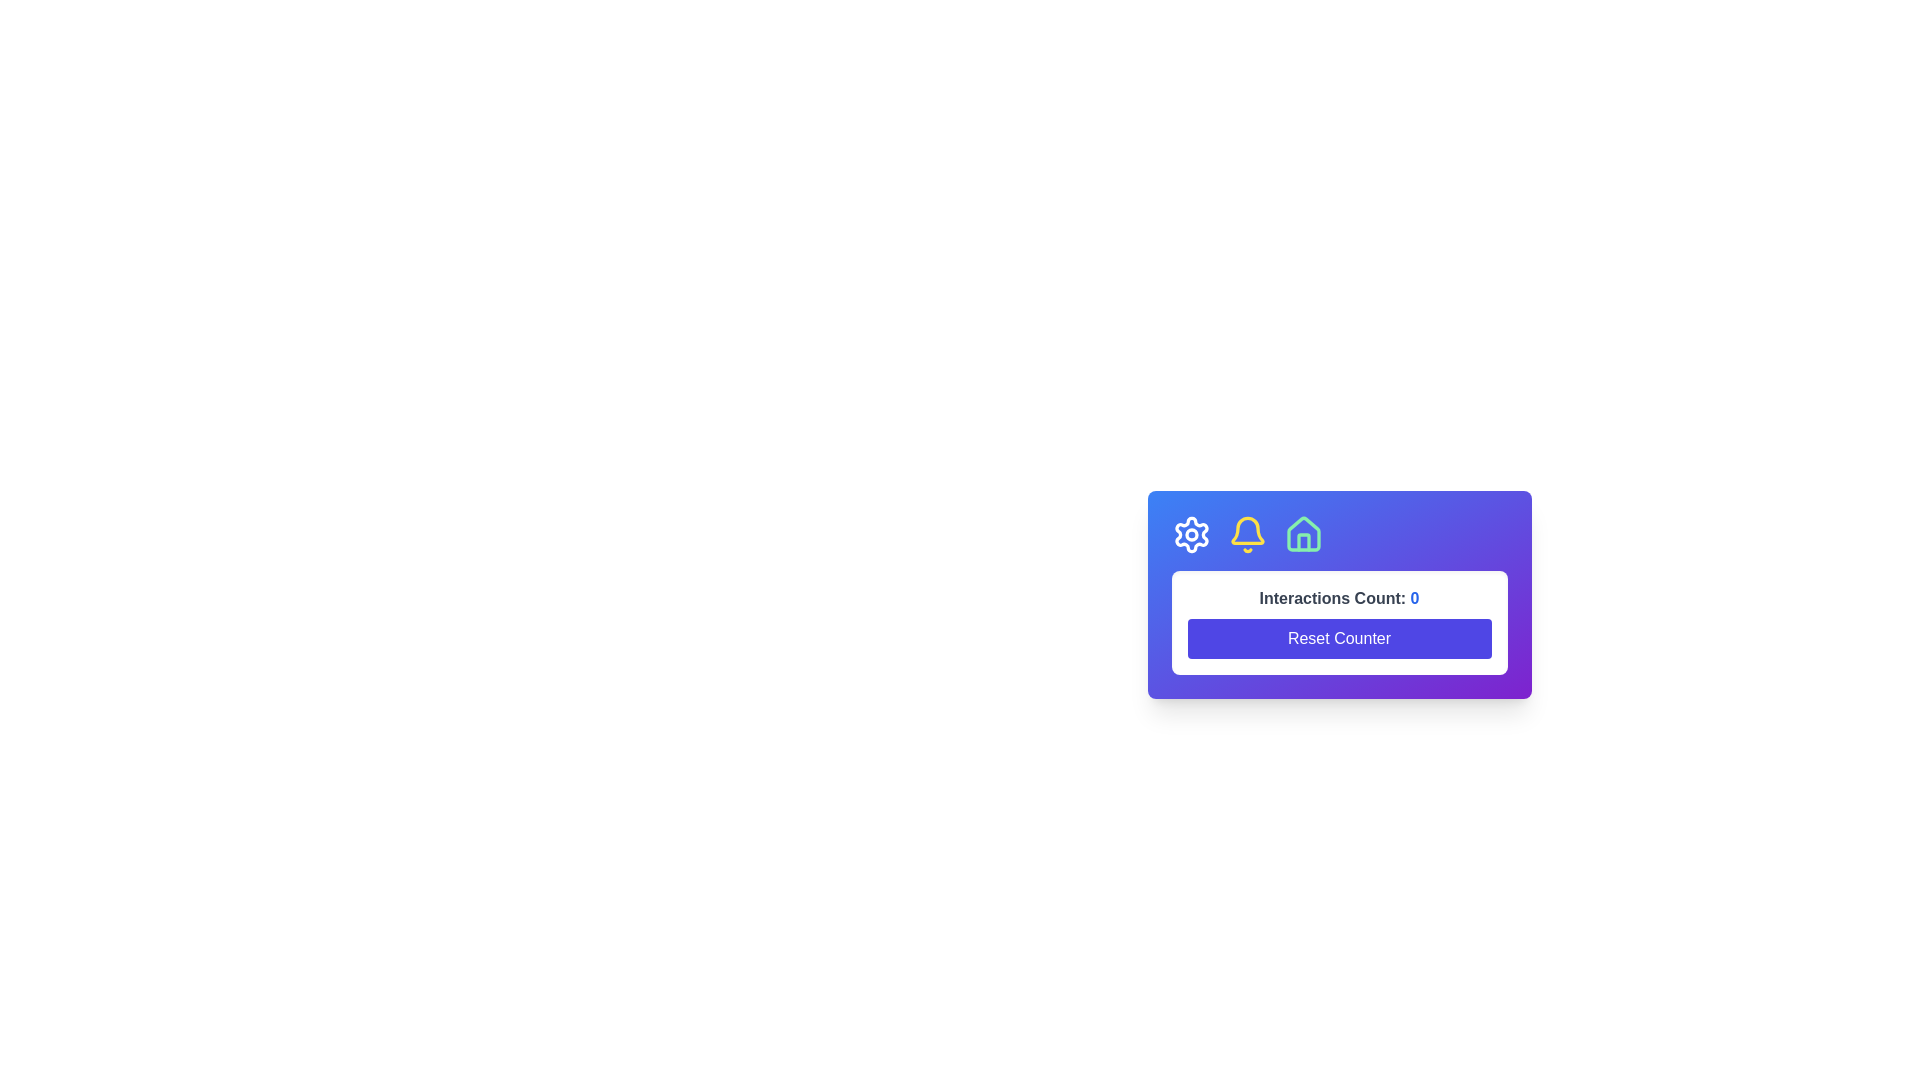 The height and width of the screenshot is (1080, 1920). I want to click on the 'Home' icon, which is the fourth icon in a row at the top of a purple interface box, so click(1303, 534).